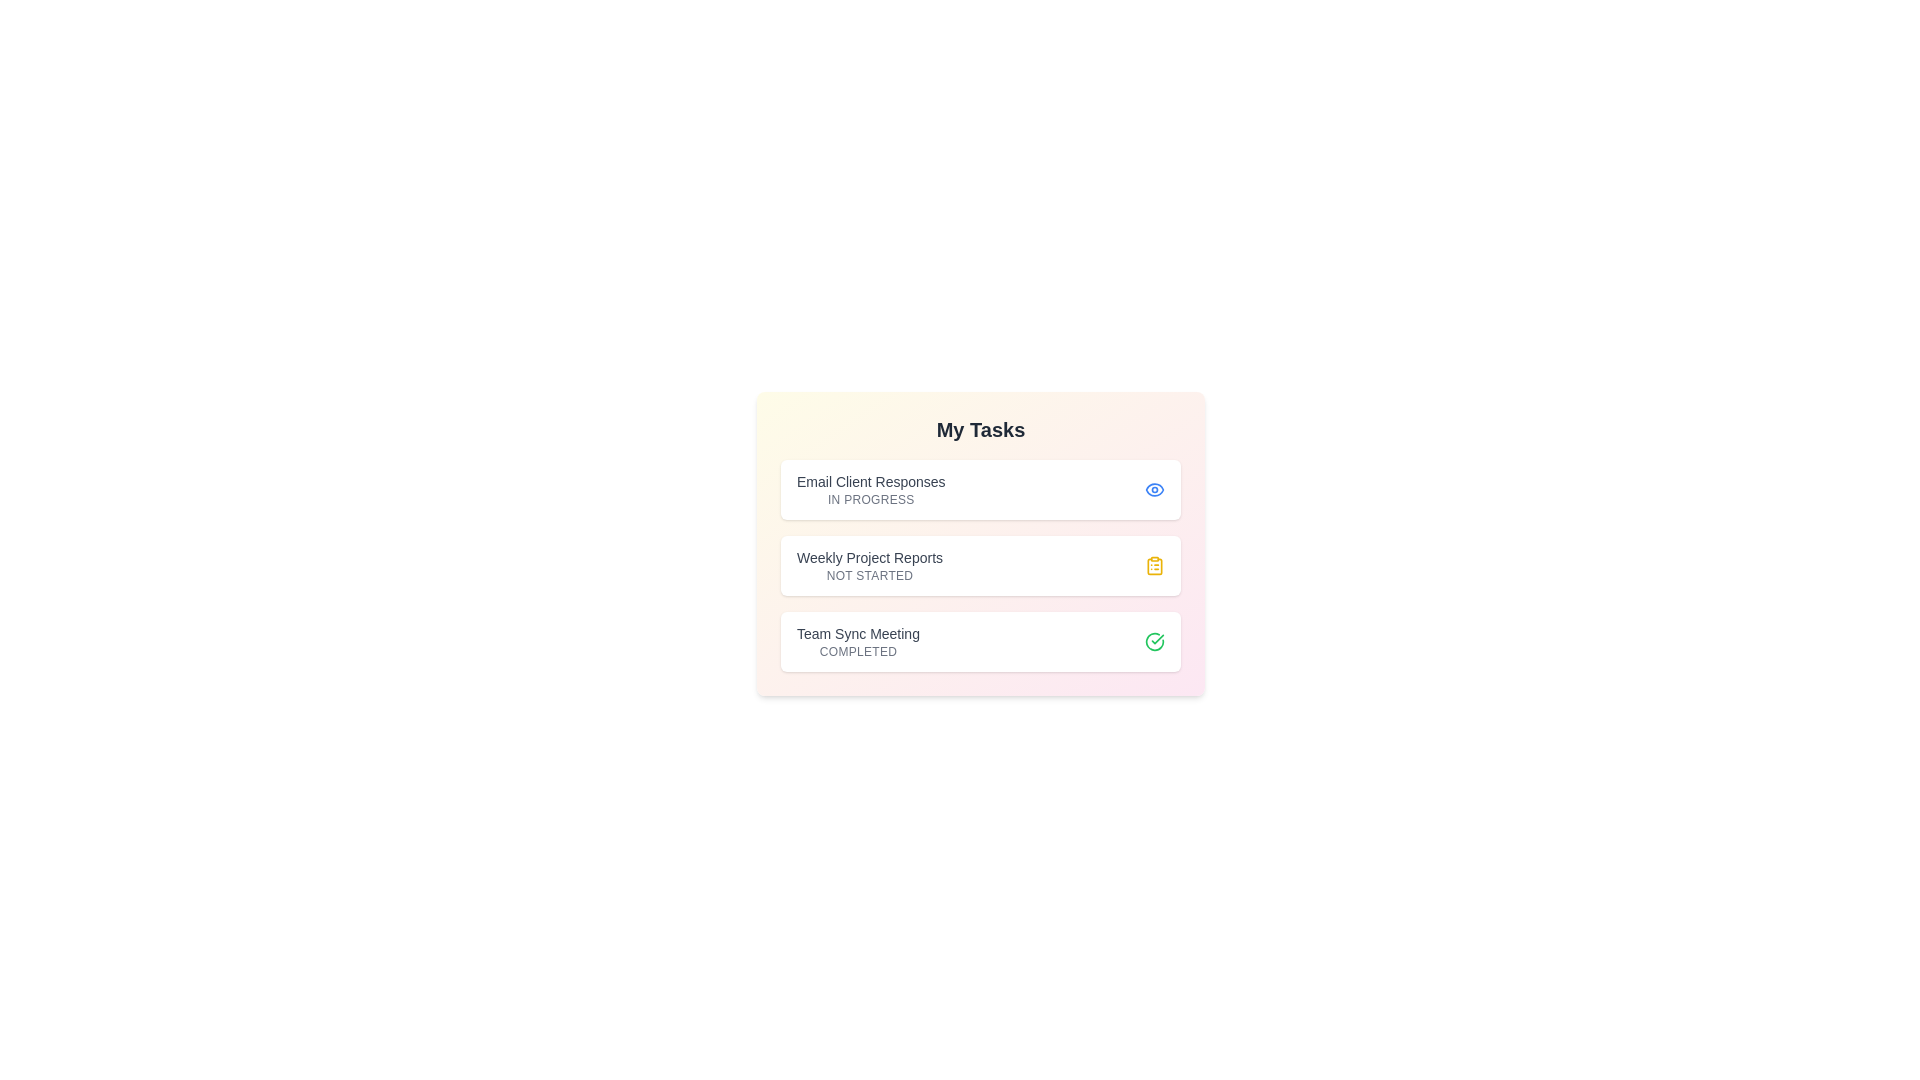 The height and width of the screenshot is (1080, 1920). Describe the element at coordinates (858, 641) in the screenshot. I see `the task name to view its details. The task to click is specified by the parameter Team Sync Meeting` at that location.